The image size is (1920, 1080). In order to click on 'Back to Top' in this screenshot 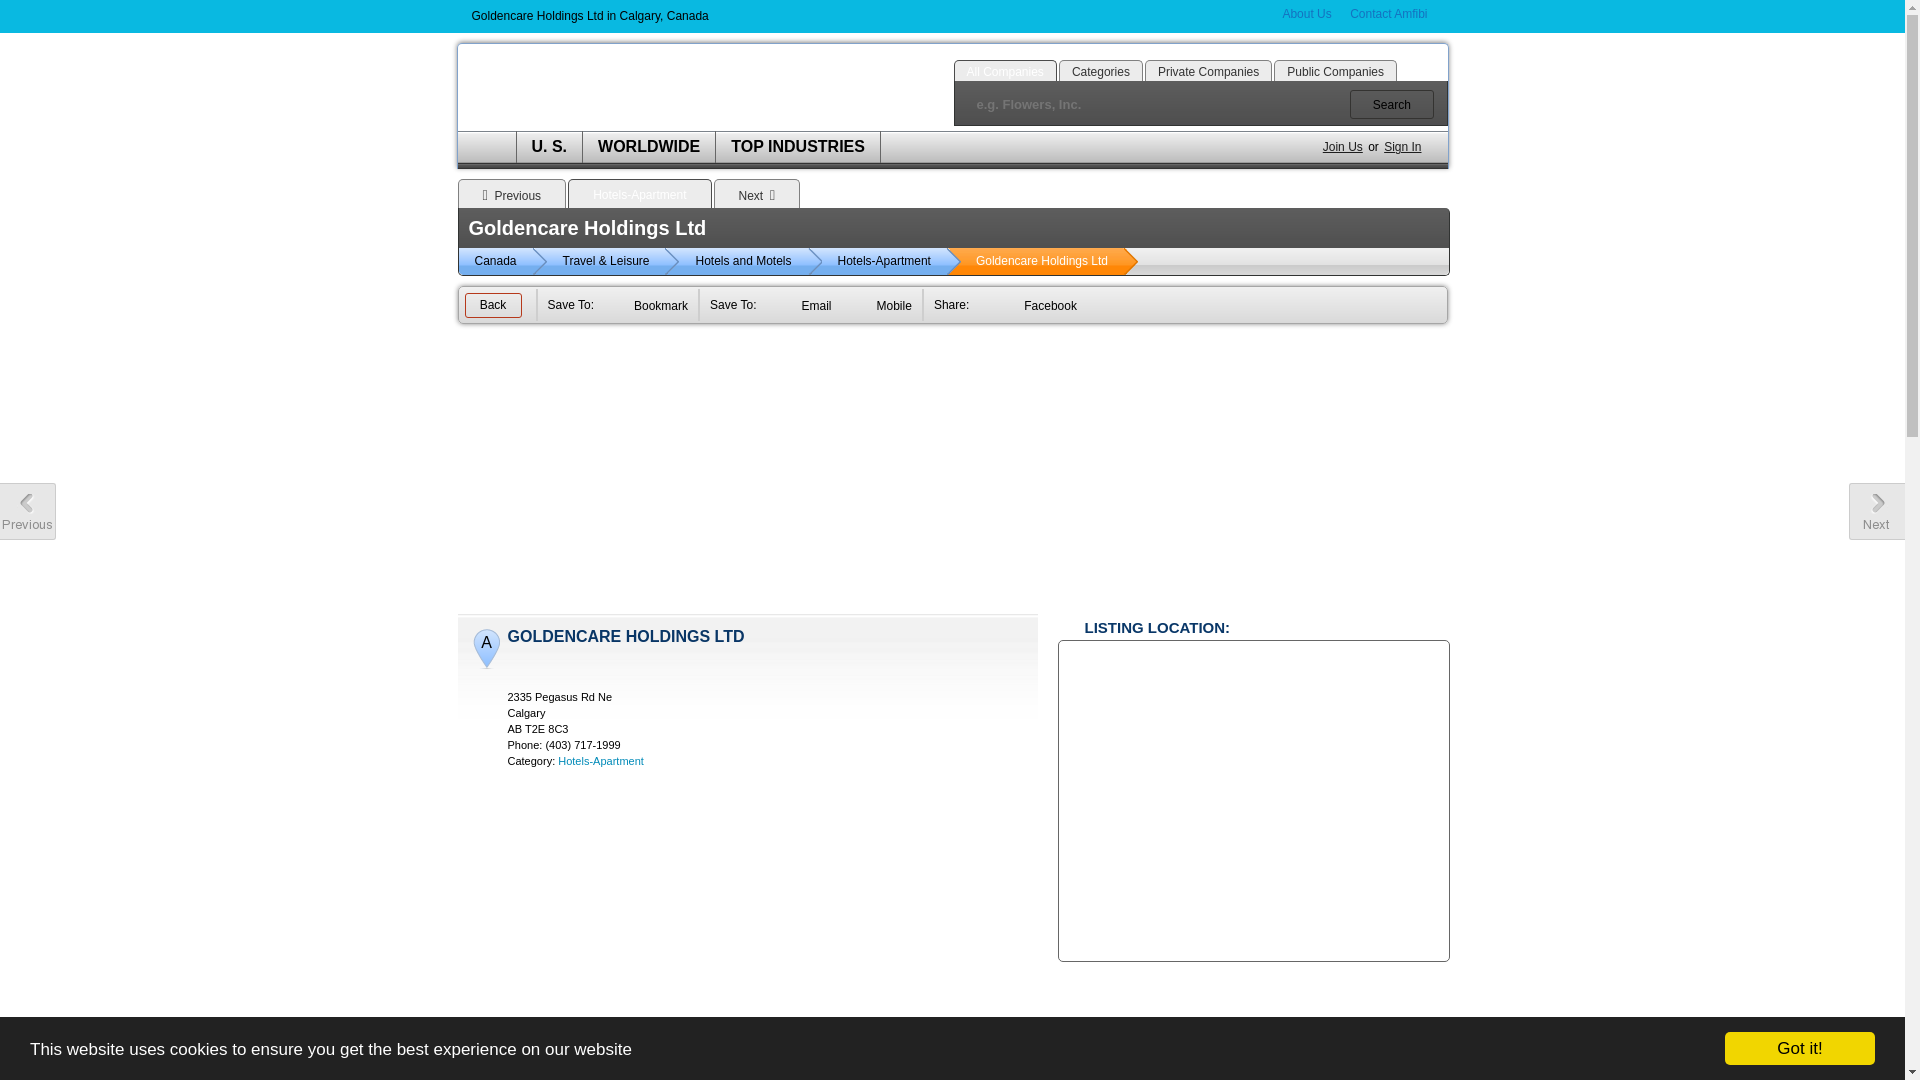, I will do `click(1875, 1045)`.